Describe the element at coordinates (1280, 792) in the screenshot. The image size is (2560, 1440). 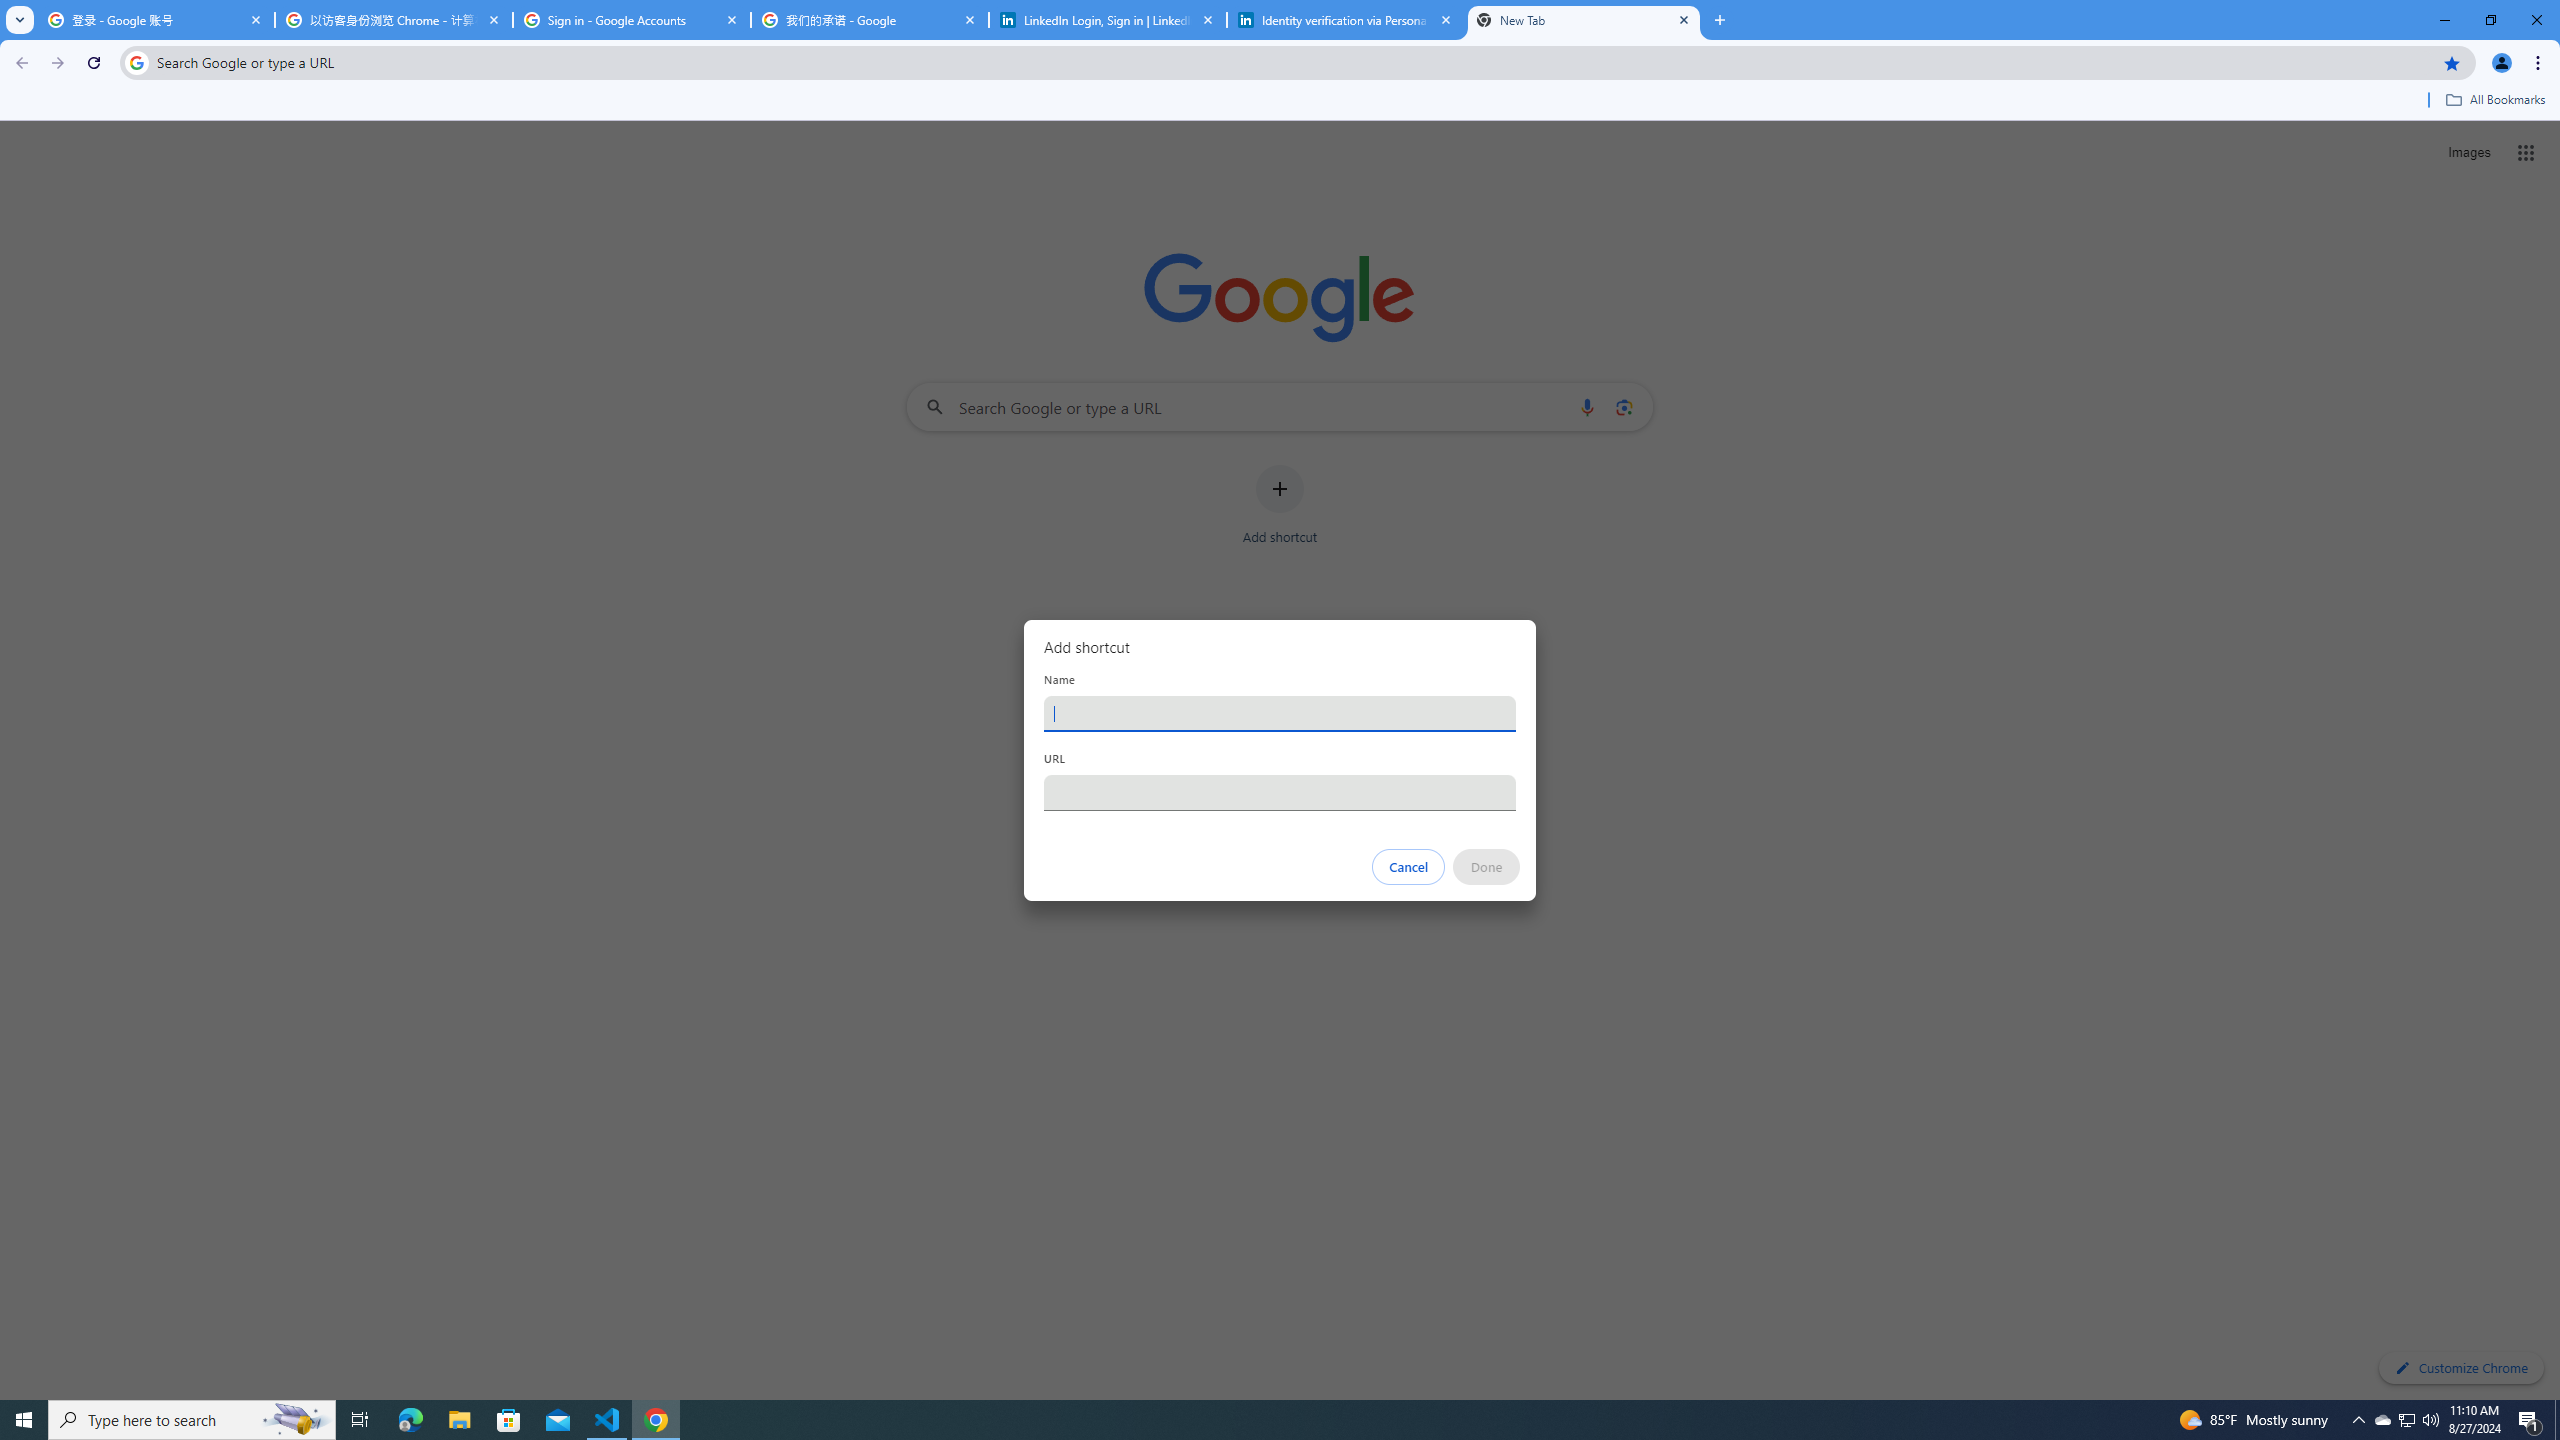
I see `'URL'` at that location.